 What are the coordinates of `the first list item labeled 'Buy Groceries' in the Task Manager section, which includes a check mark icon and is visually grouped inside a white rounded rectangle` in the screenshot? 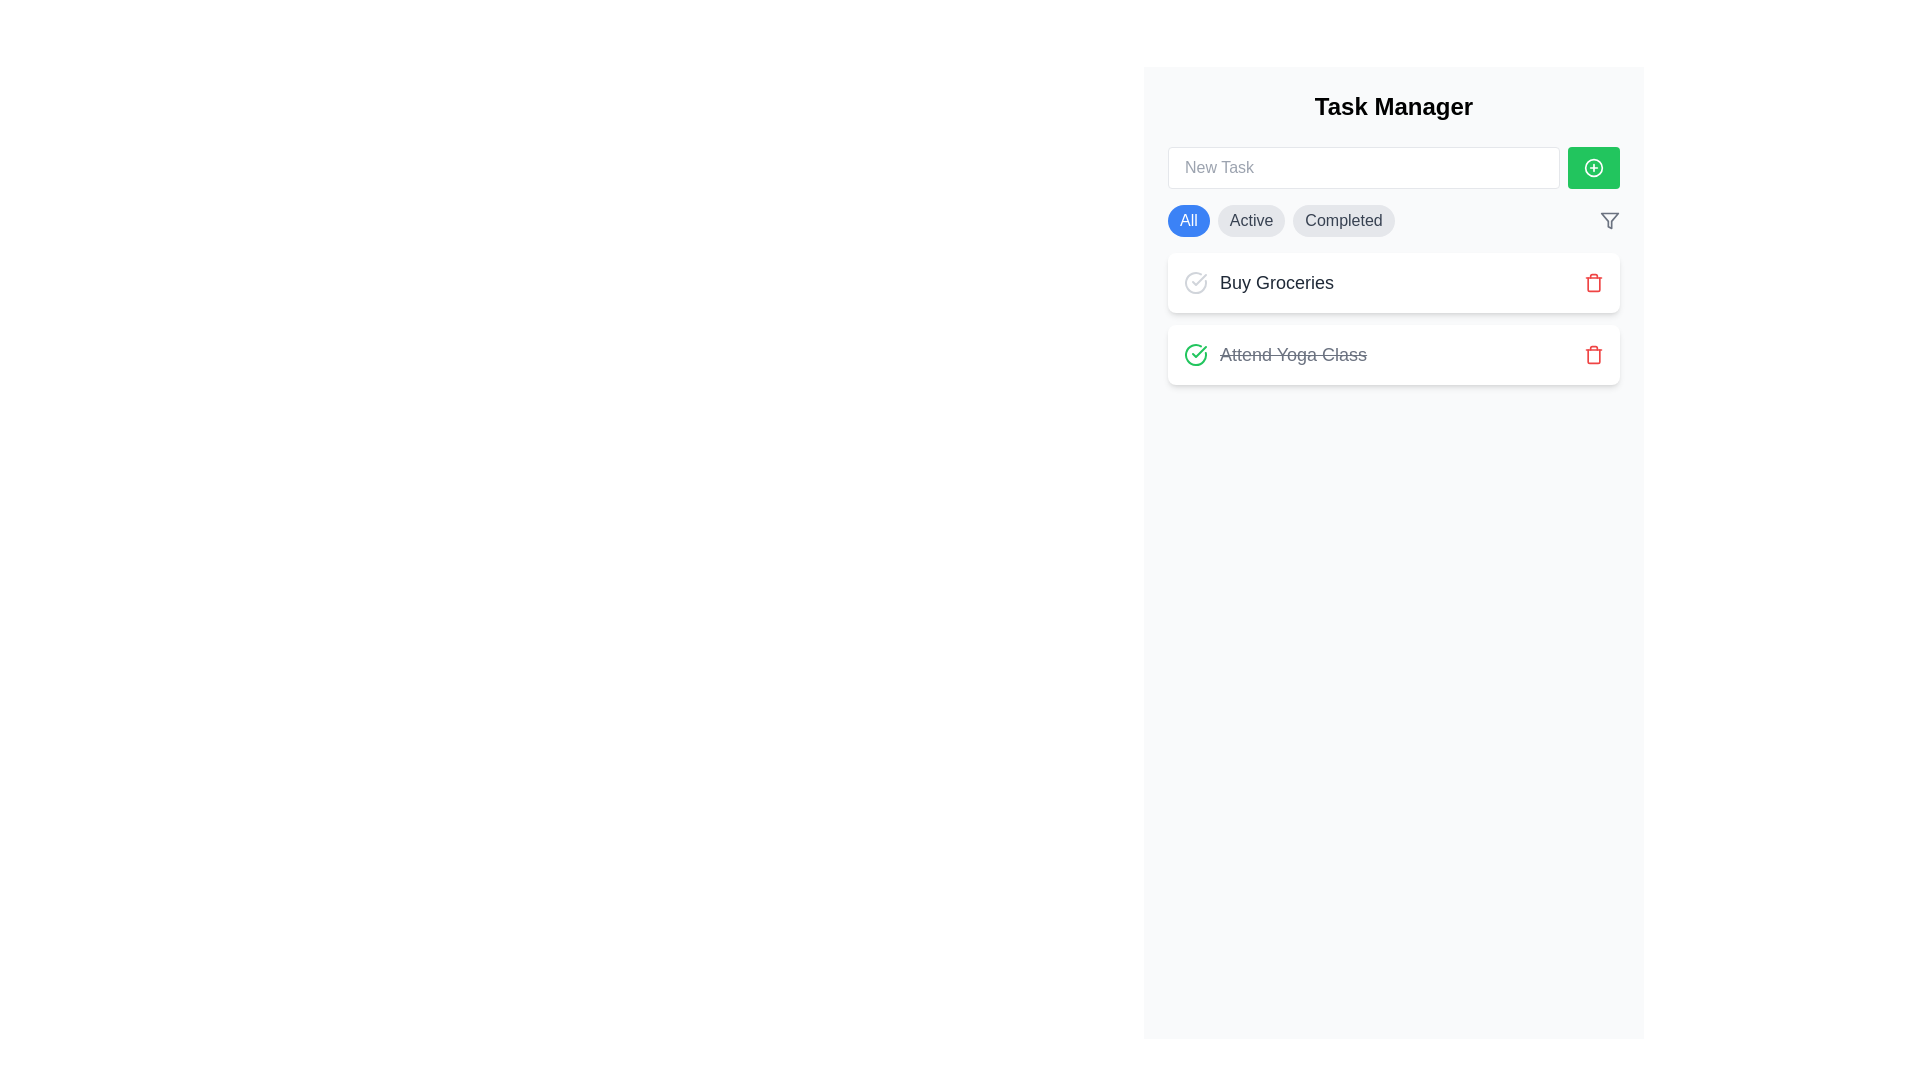 It's located at (1257, 282).